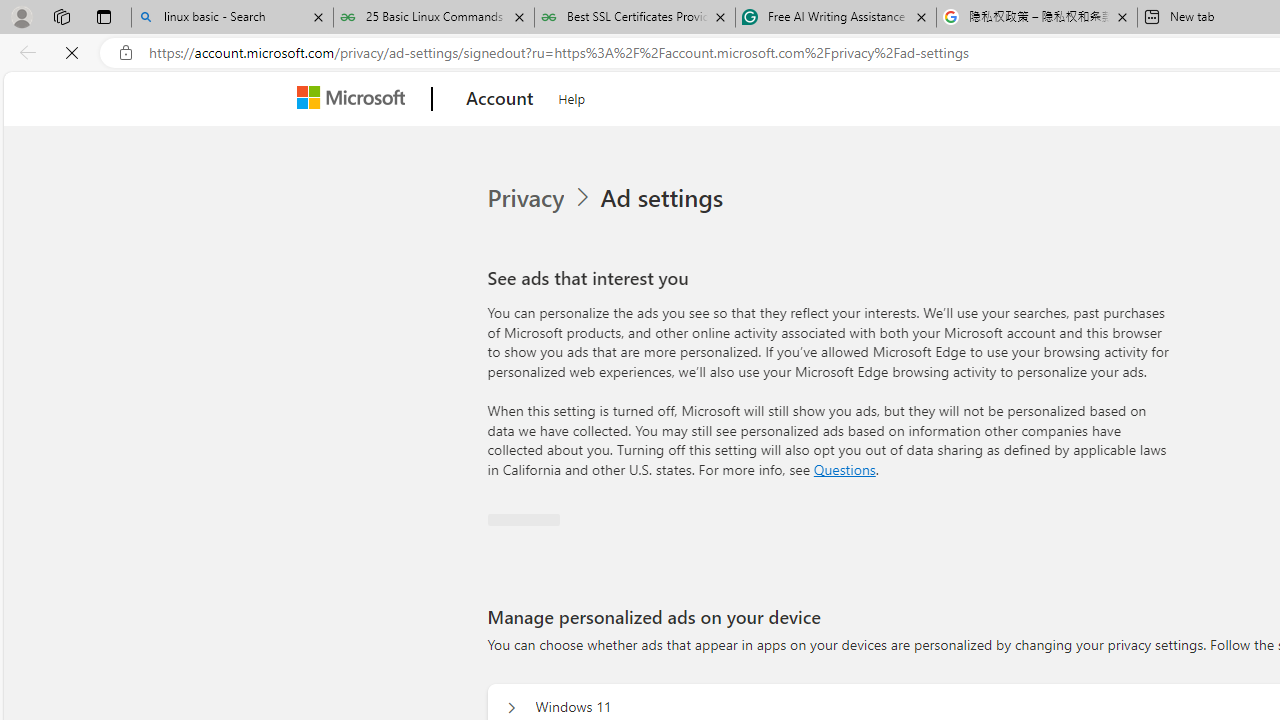  I want to click on '25 Basic Linux Commands For Beginners - GeeksforGeeks', so click(432, 17).